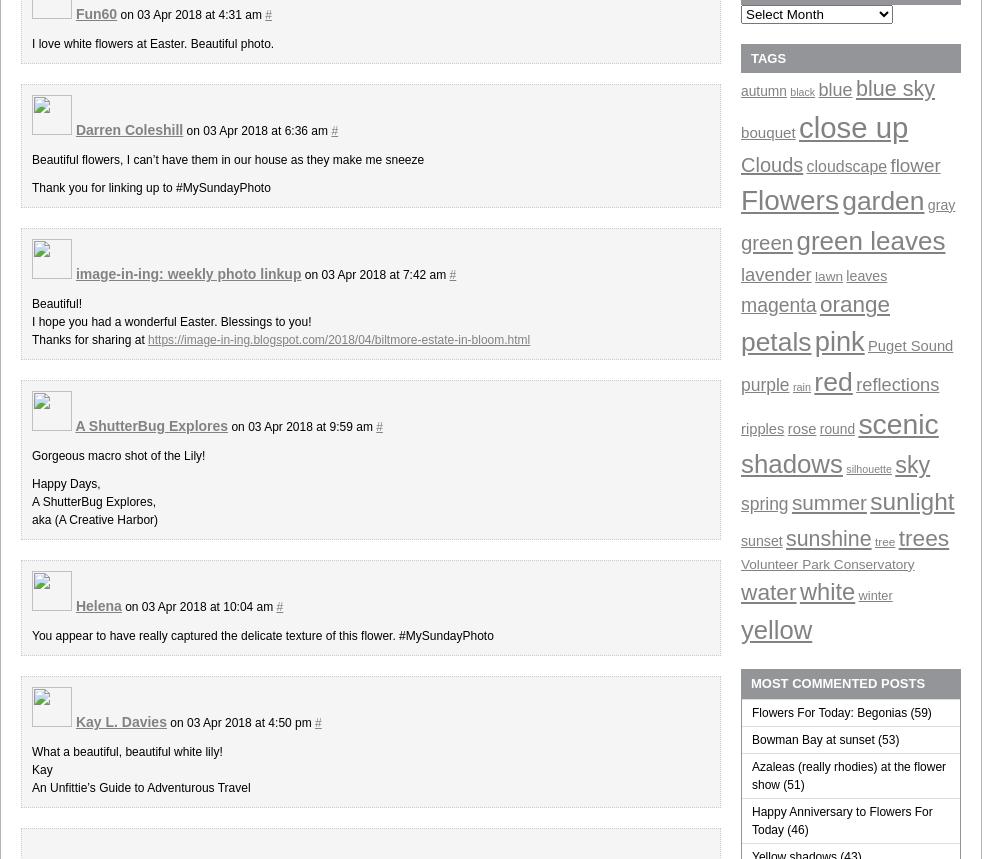 This screenshot has height=859, width=1001. Describe the element at coordinates (126, 750) in the screenshot. I see `'What a beautiful, beautiful white lily!'` at that location.